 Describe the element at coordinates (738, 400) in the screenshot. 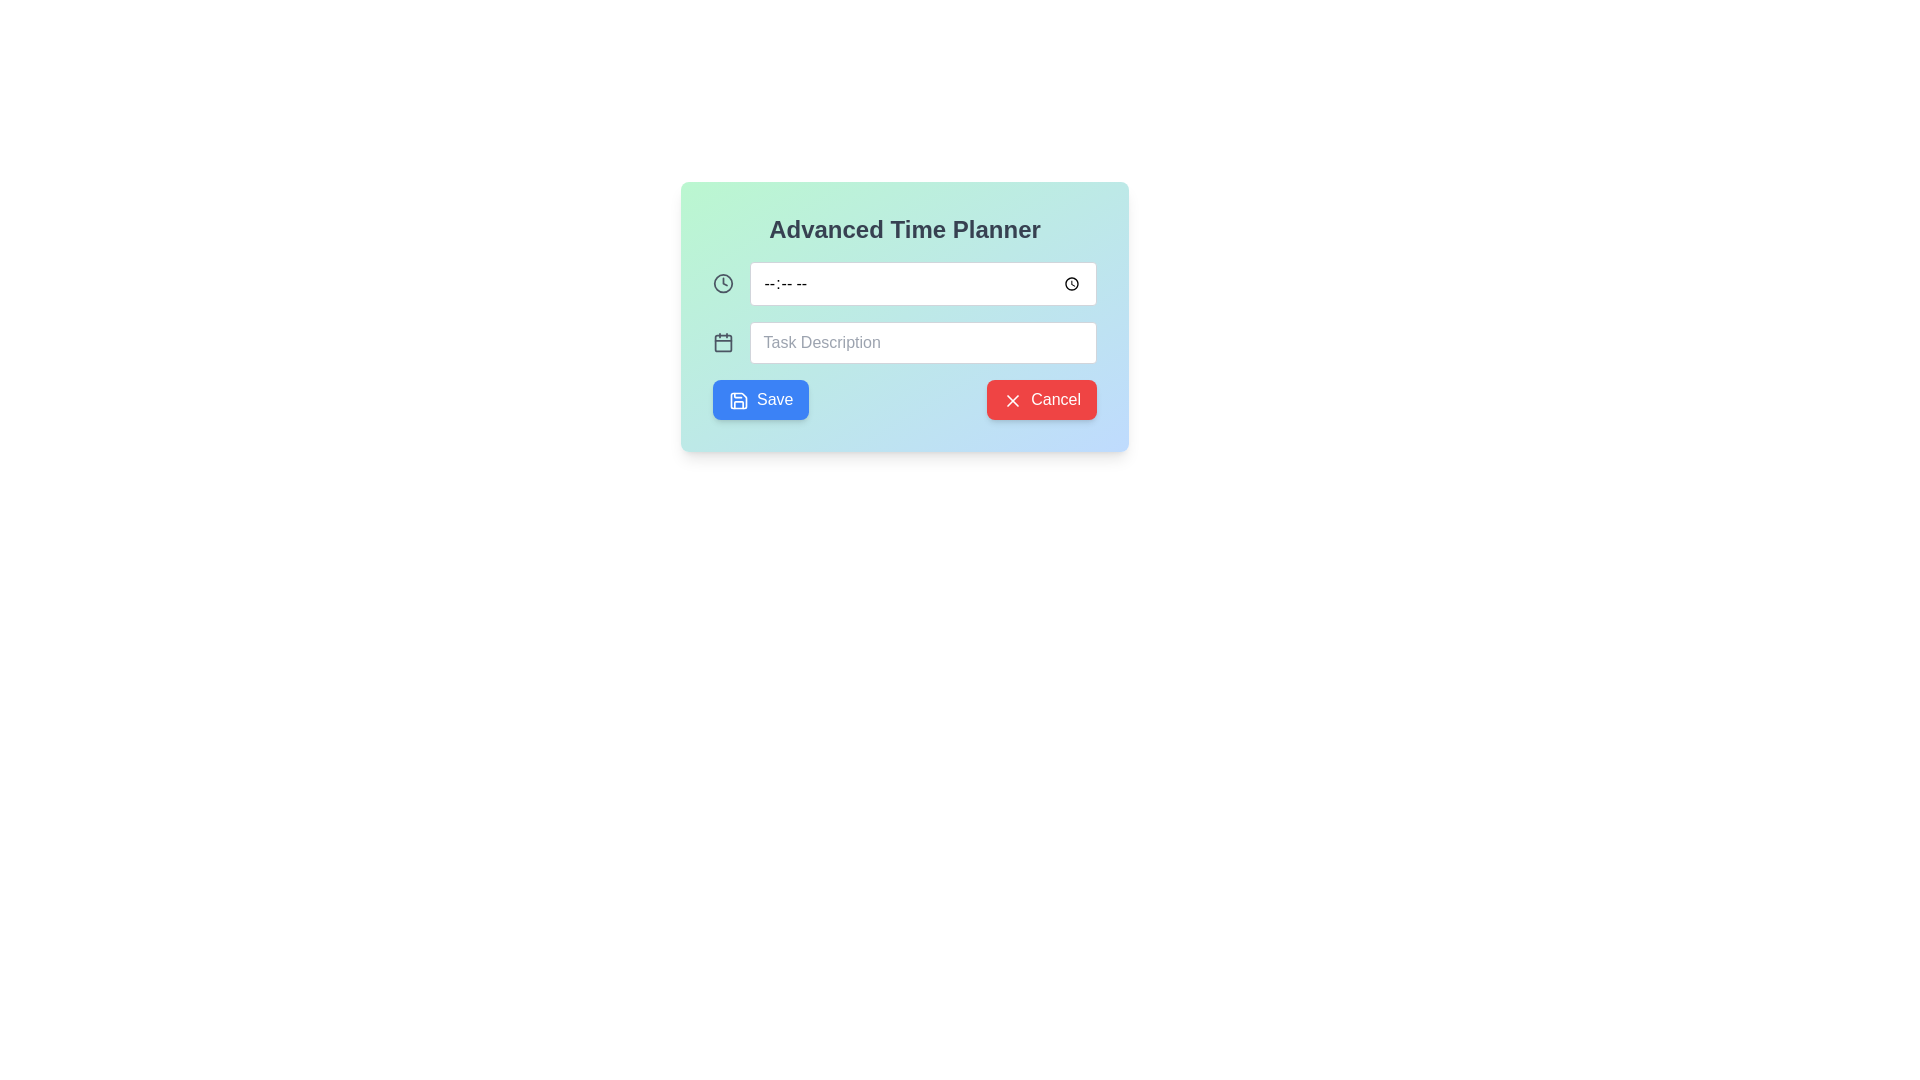

I see `the blue 'Save' button located in the lower left side of the 'Advanced Time Planner' modal` at that location.